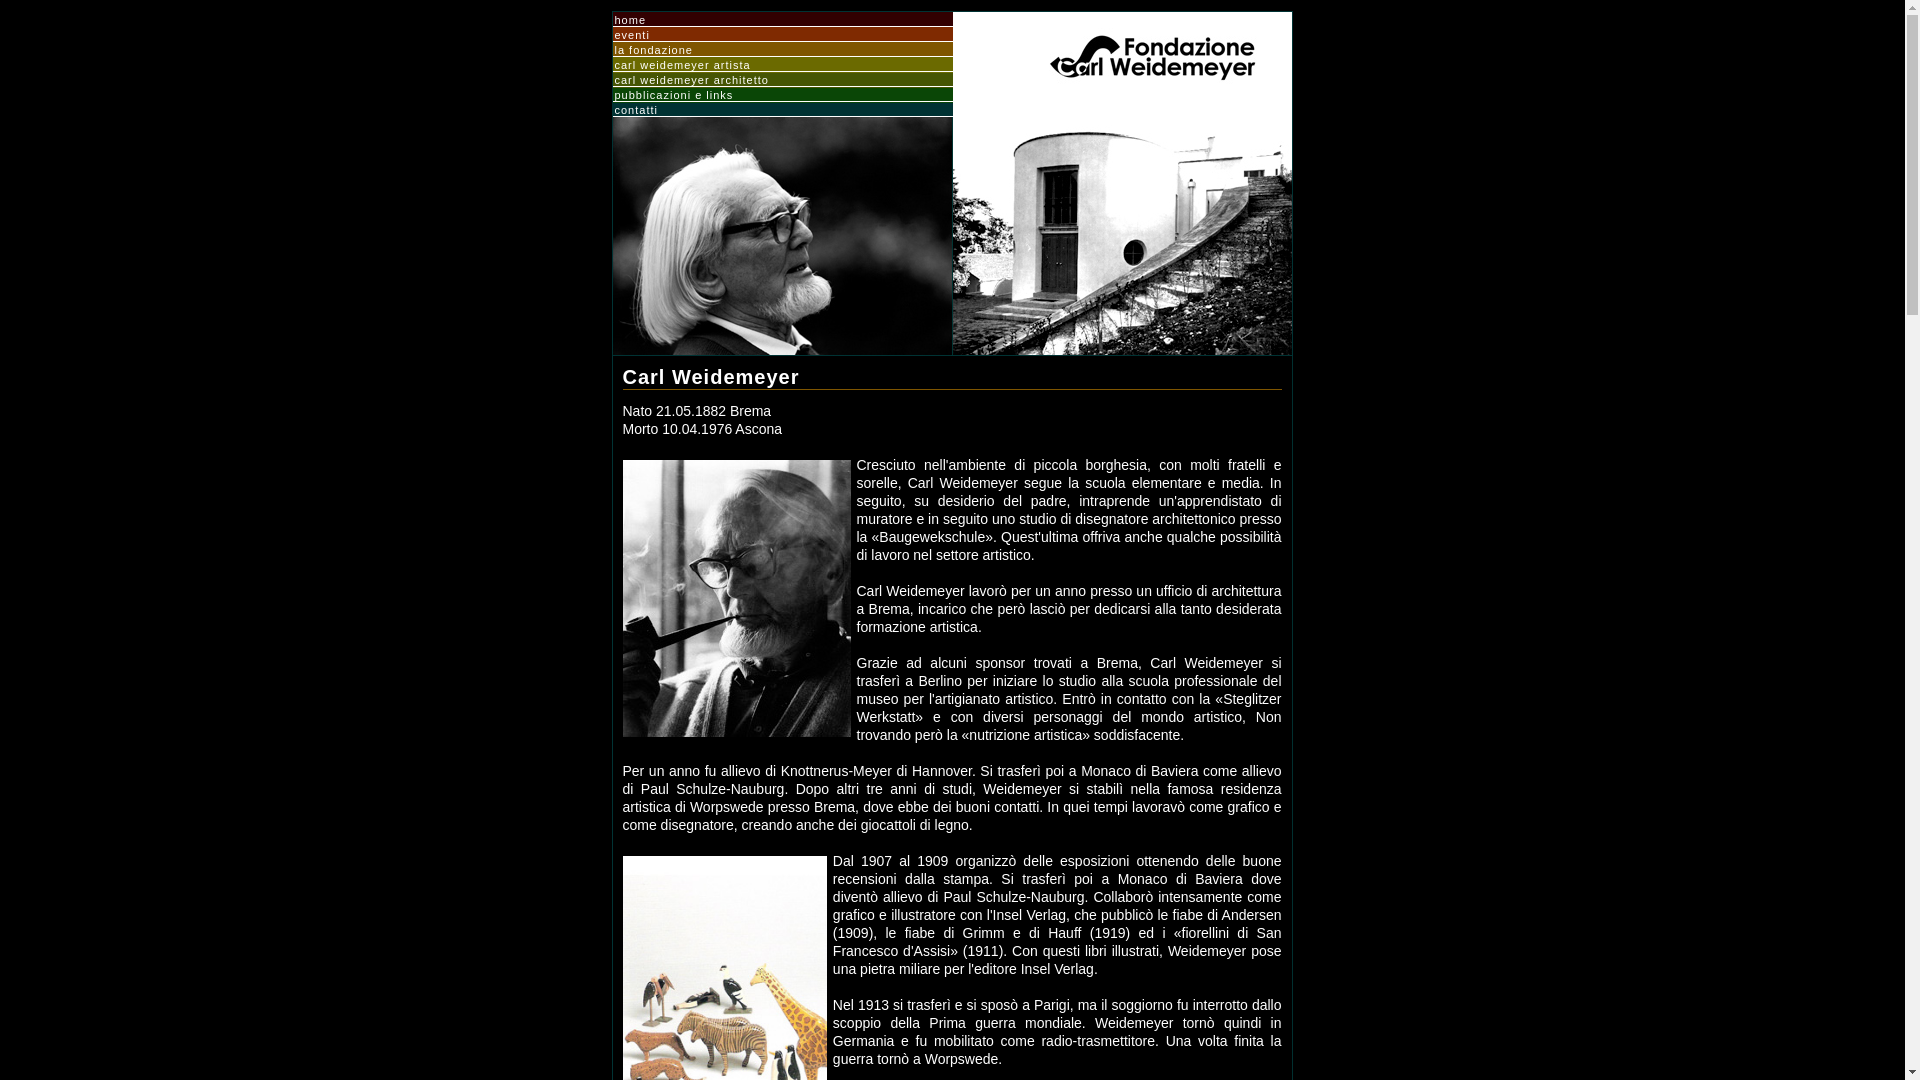 The width and height of the screenshot is (1920, 1080). Describe the element at coordinates (781, 79) in the screenshot. I see `'carl weidemeyer architetto'` at that location.